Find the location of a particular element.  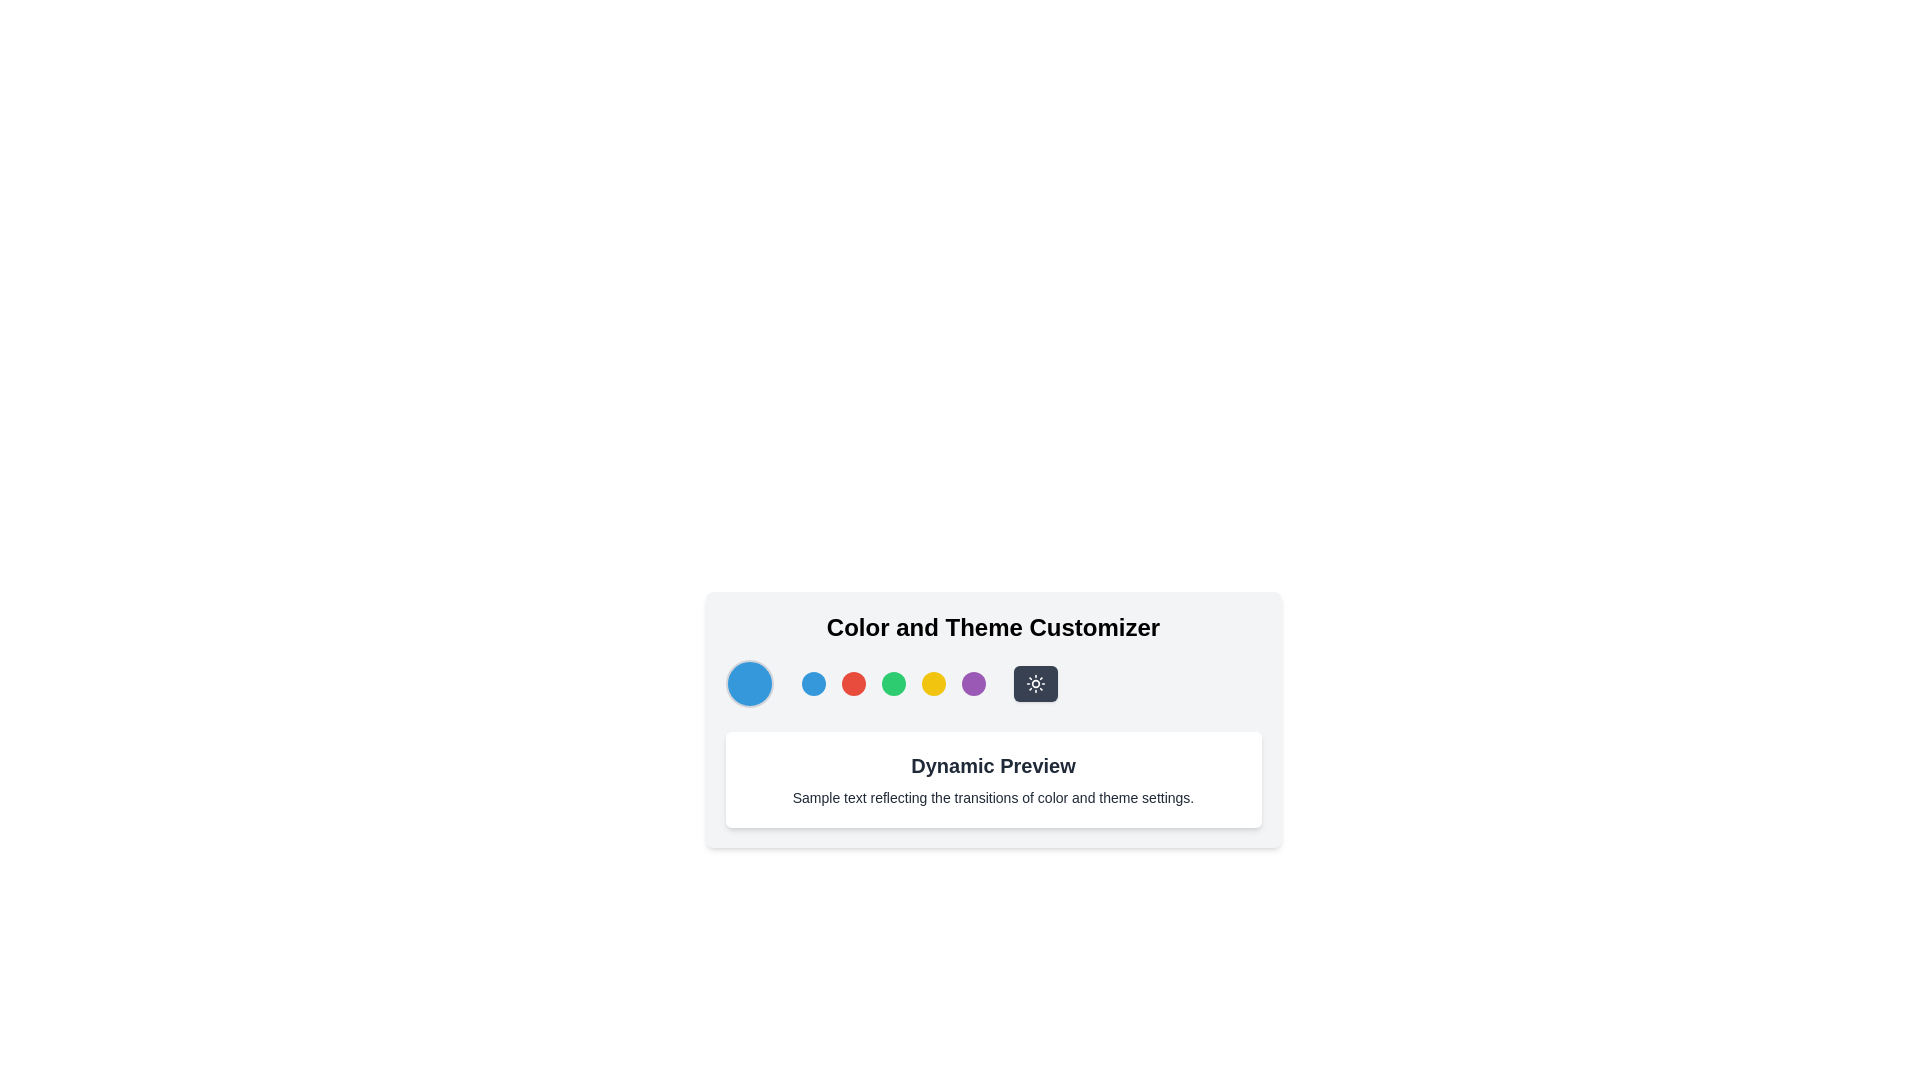

the third circular button in the horizontal sequence for selecting the green color option in the 'Color and Theme Customizer' is located at coordinates (892, 682).